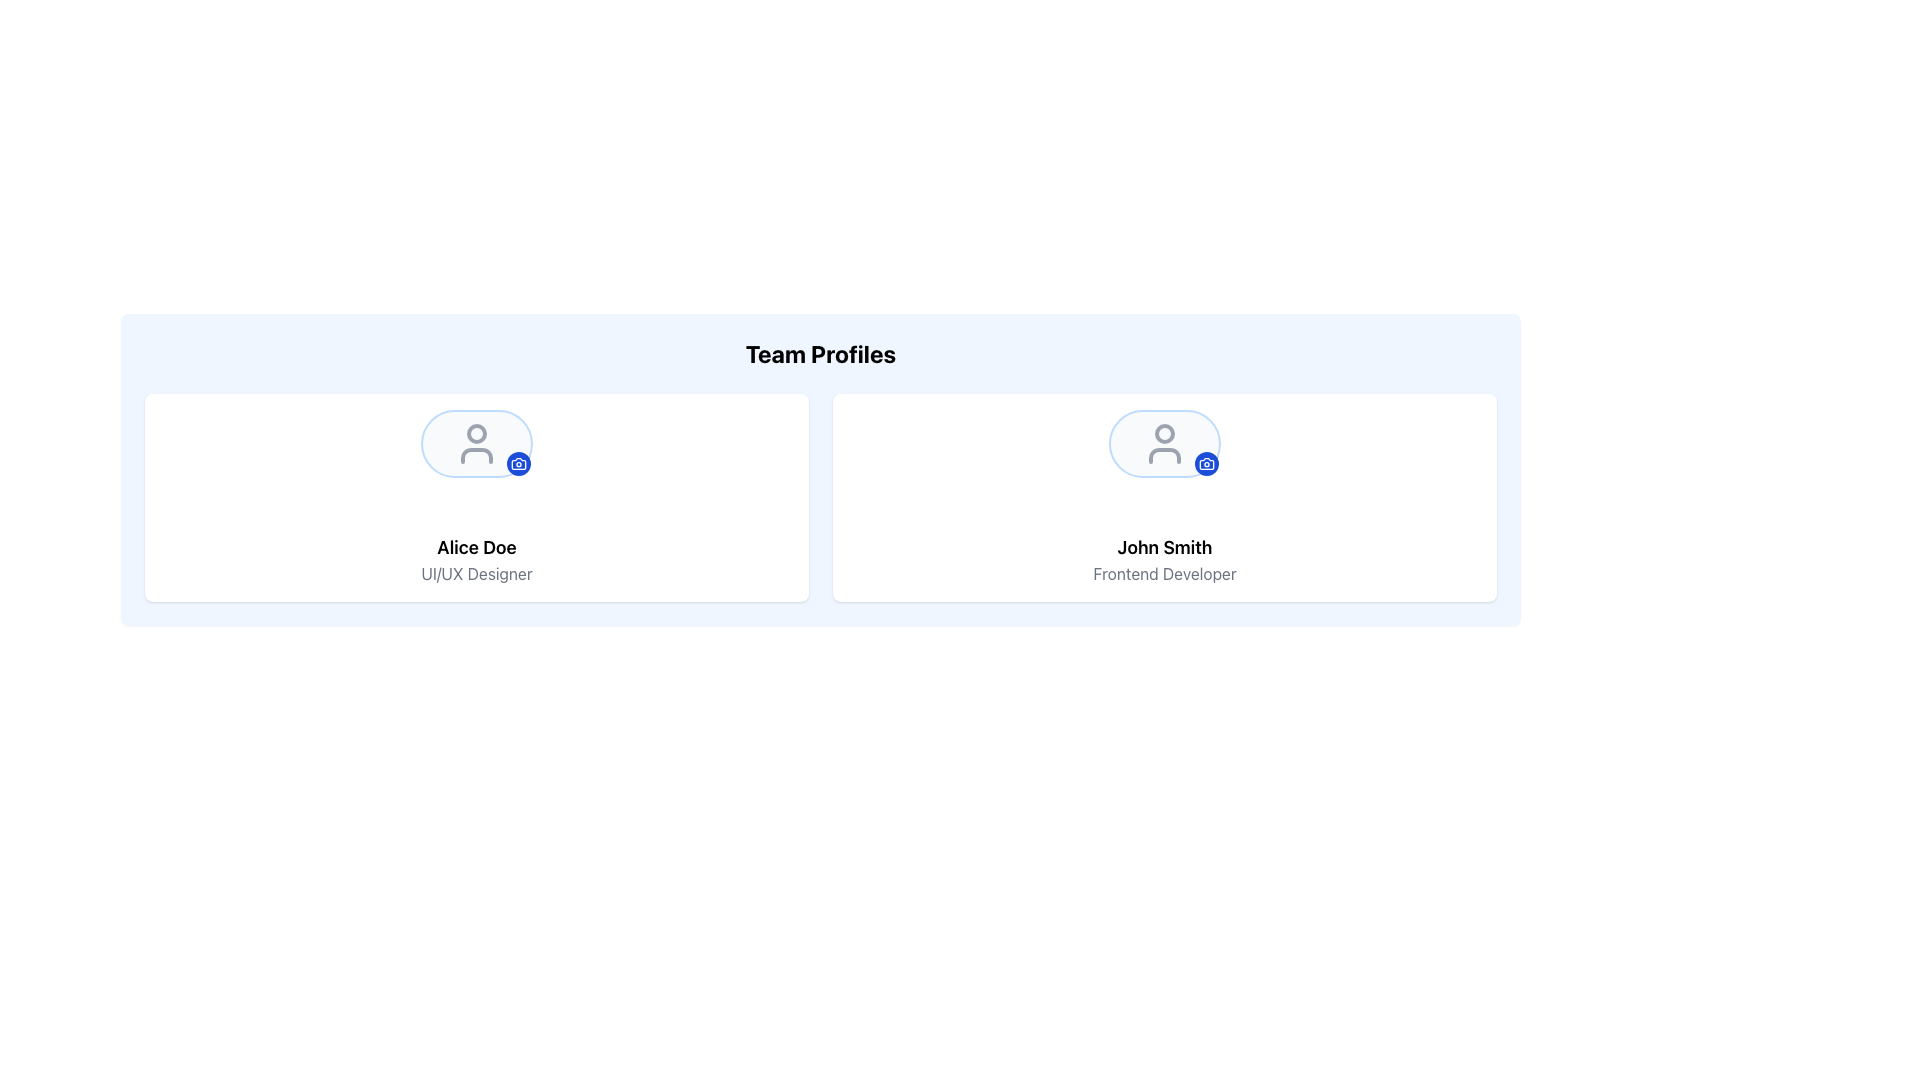 The height and width of the screenshot is (1080, 1920). I want to click on the user profile icon representing Alice Doe, located at the center of the profile card in the 'Team Profiles' section, so click(475, 442).